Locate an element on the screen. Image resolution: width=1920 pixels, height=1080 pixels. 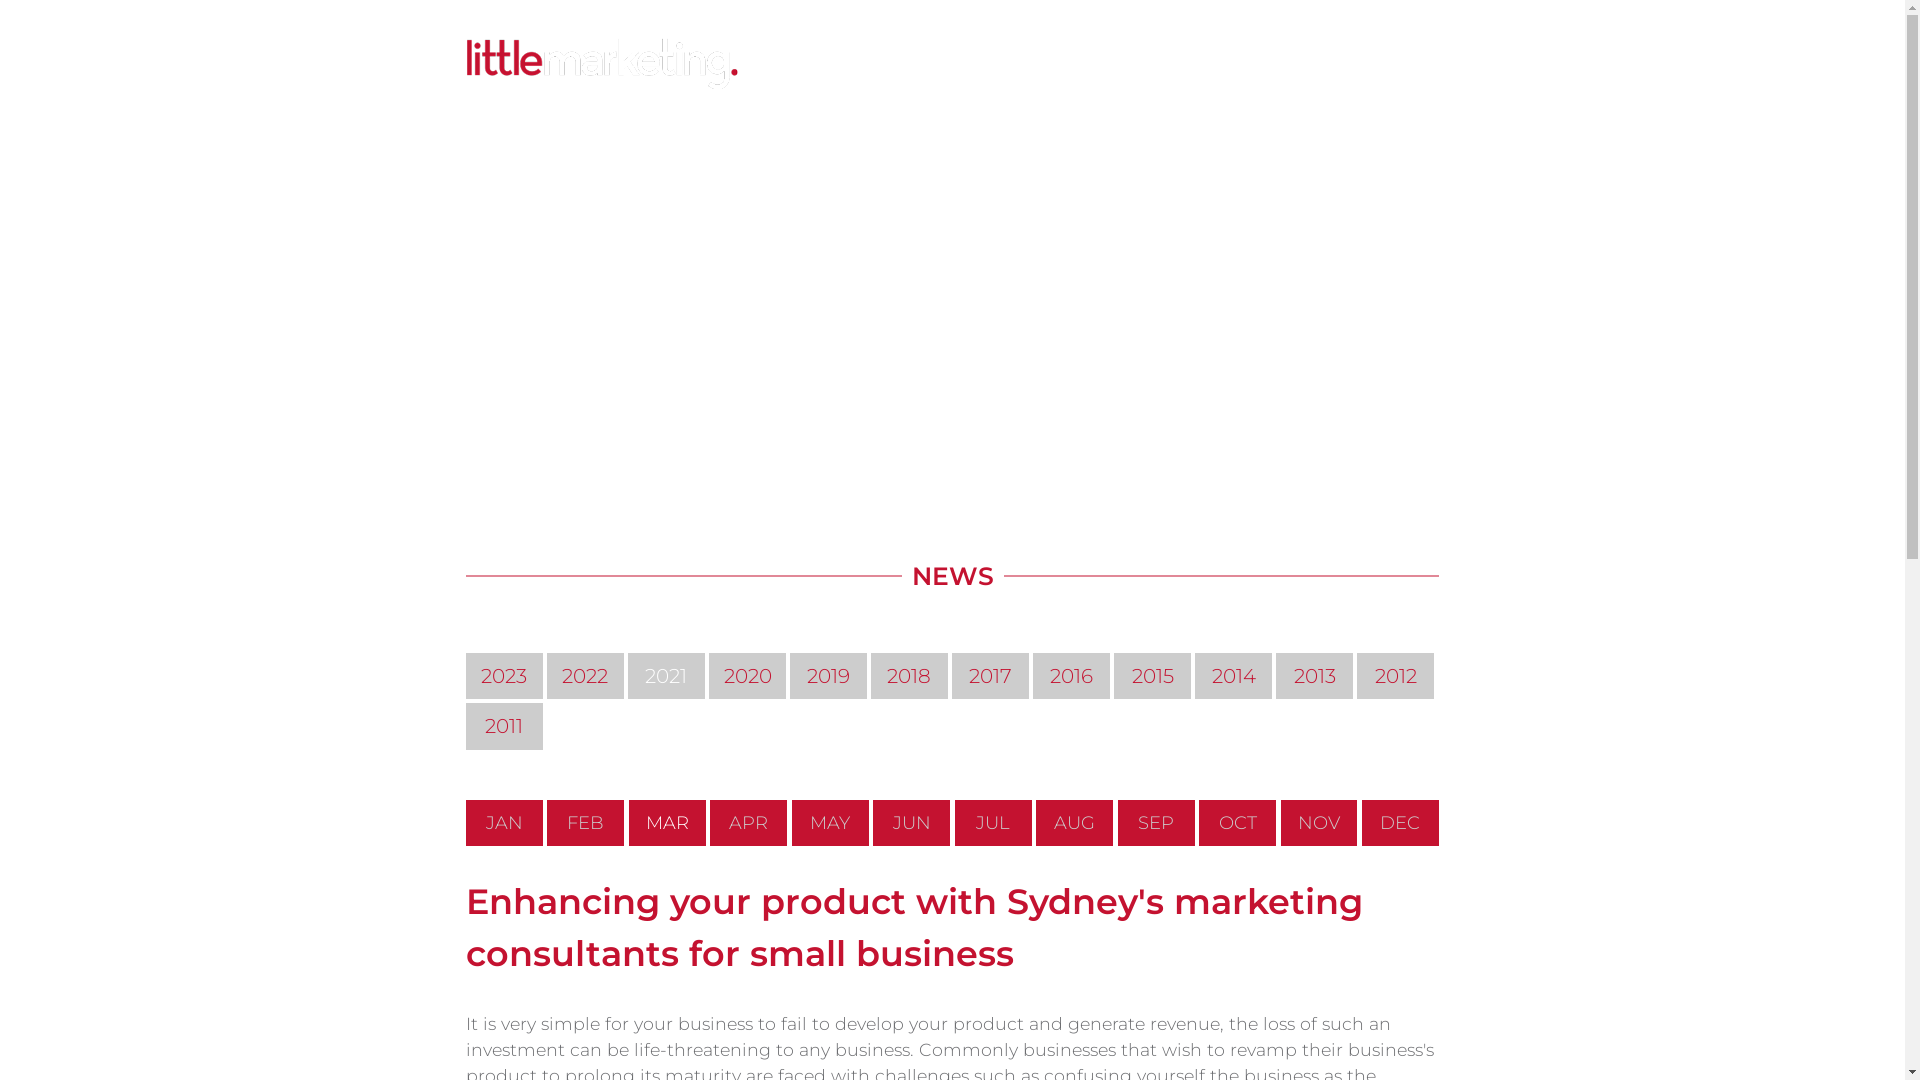
'MAR' is located at coordinates (667, 822).